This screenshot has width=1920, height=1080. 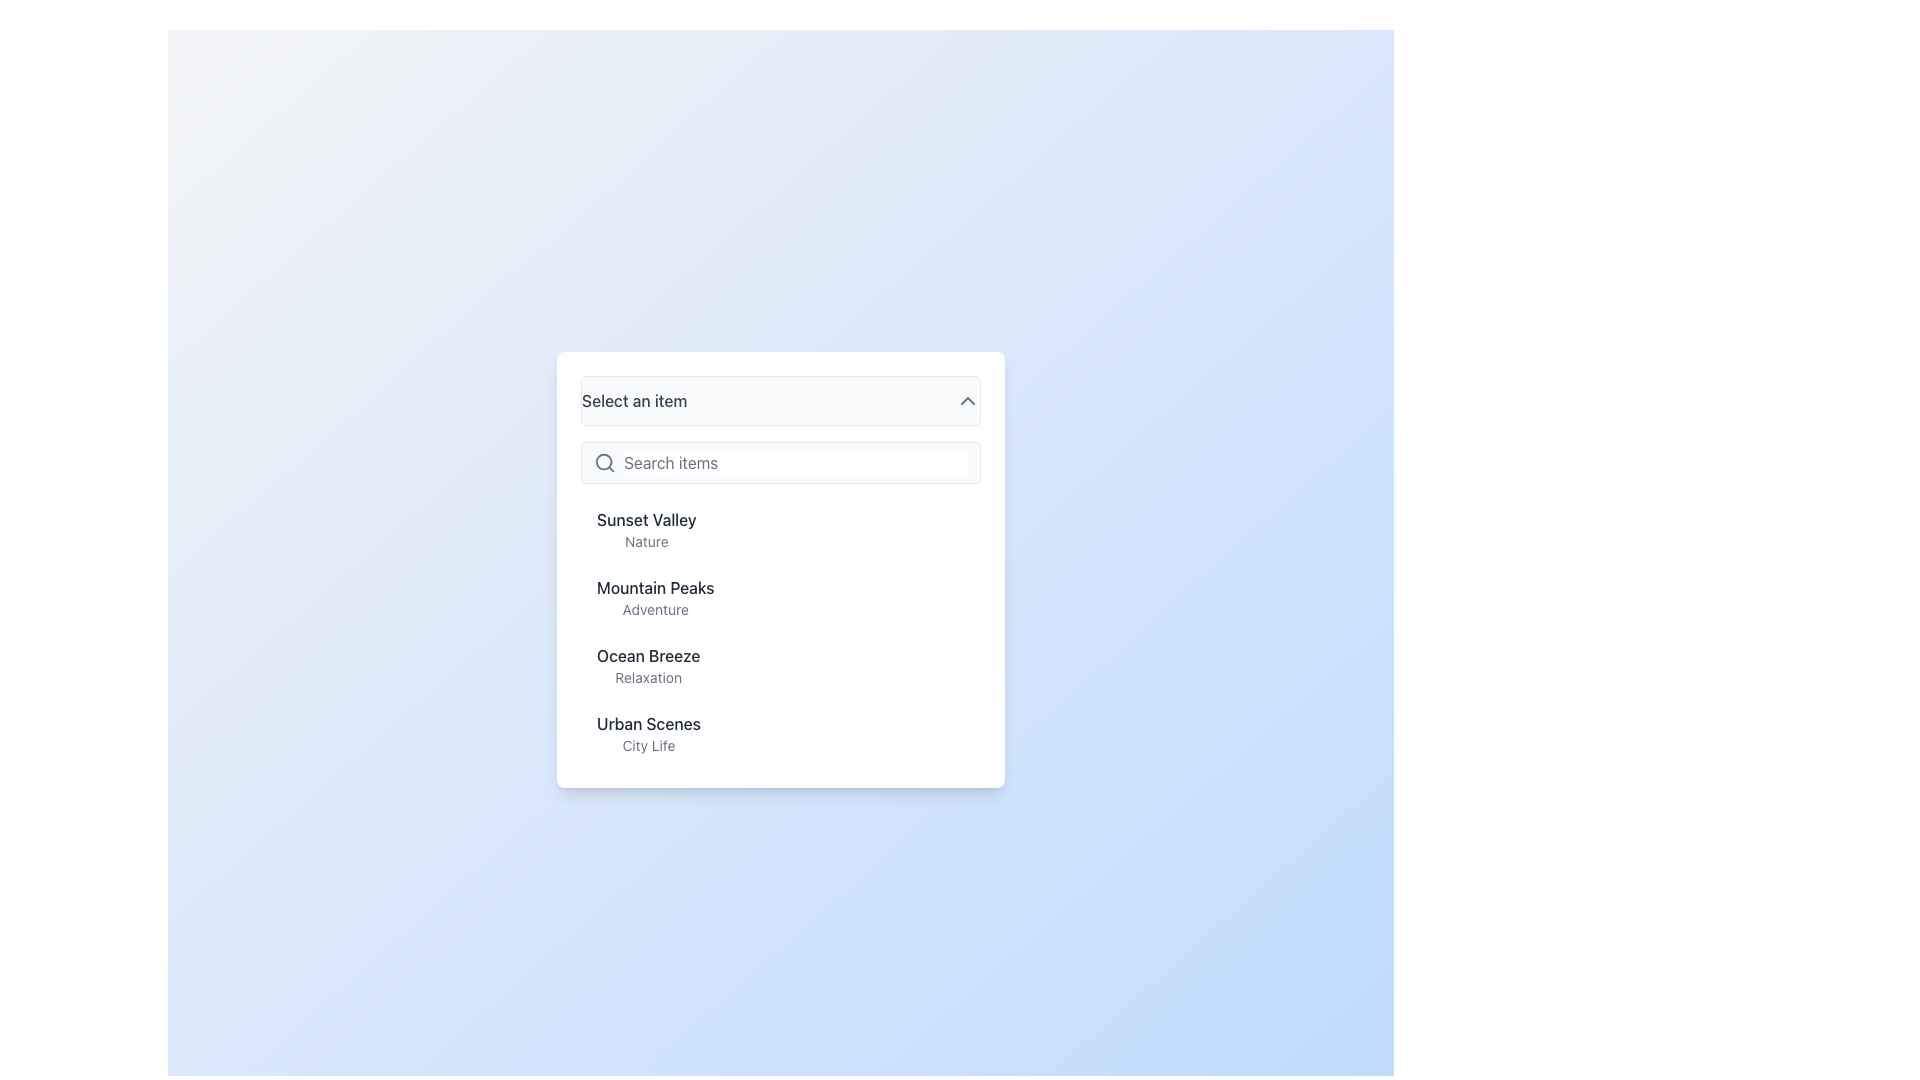 I want to click on the upward-pointing gray chevron icon located to the right of the 'Select an item' text in the dropdown box, so click(x=968, y=401).